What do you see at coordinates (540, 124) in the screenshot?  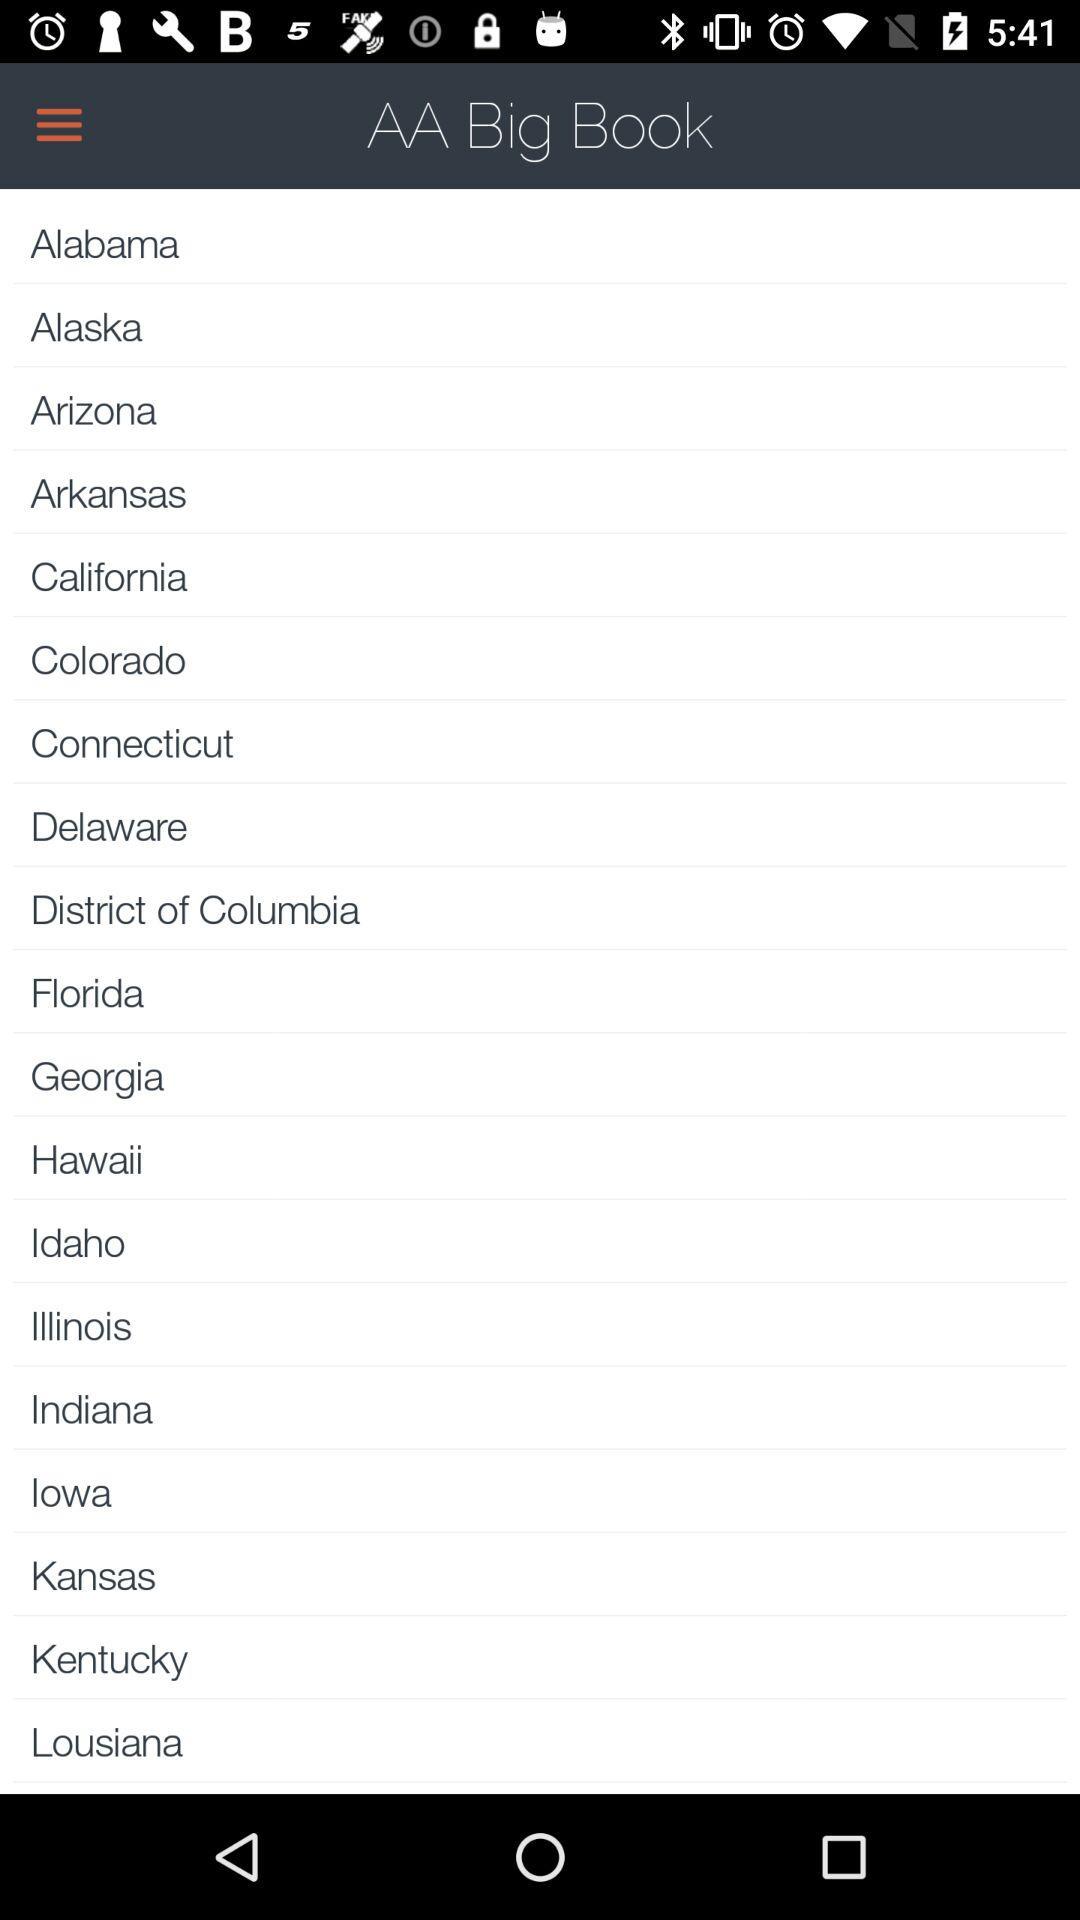 I see `display options menu` at bounding box center [540, 124].